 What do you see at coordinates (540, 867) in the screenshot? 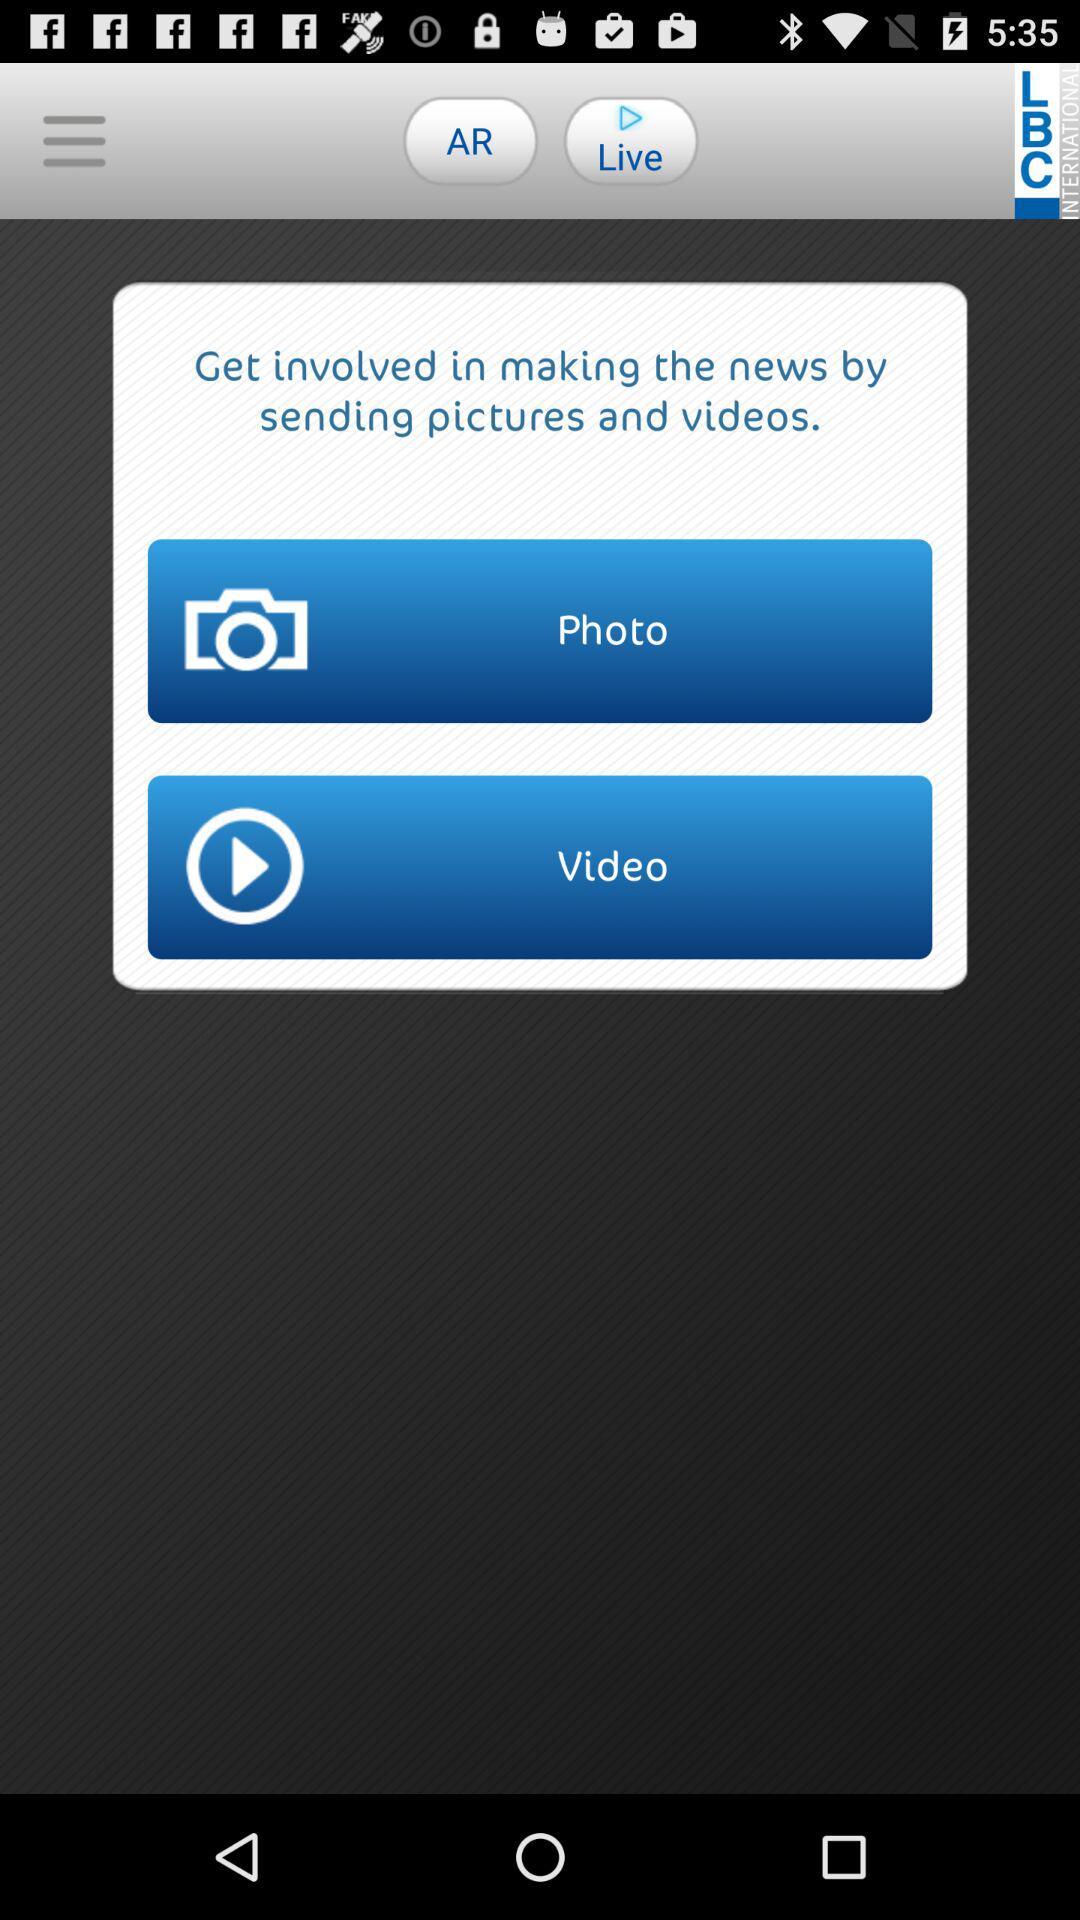
I see `the video` at bounding box center [540, 867].